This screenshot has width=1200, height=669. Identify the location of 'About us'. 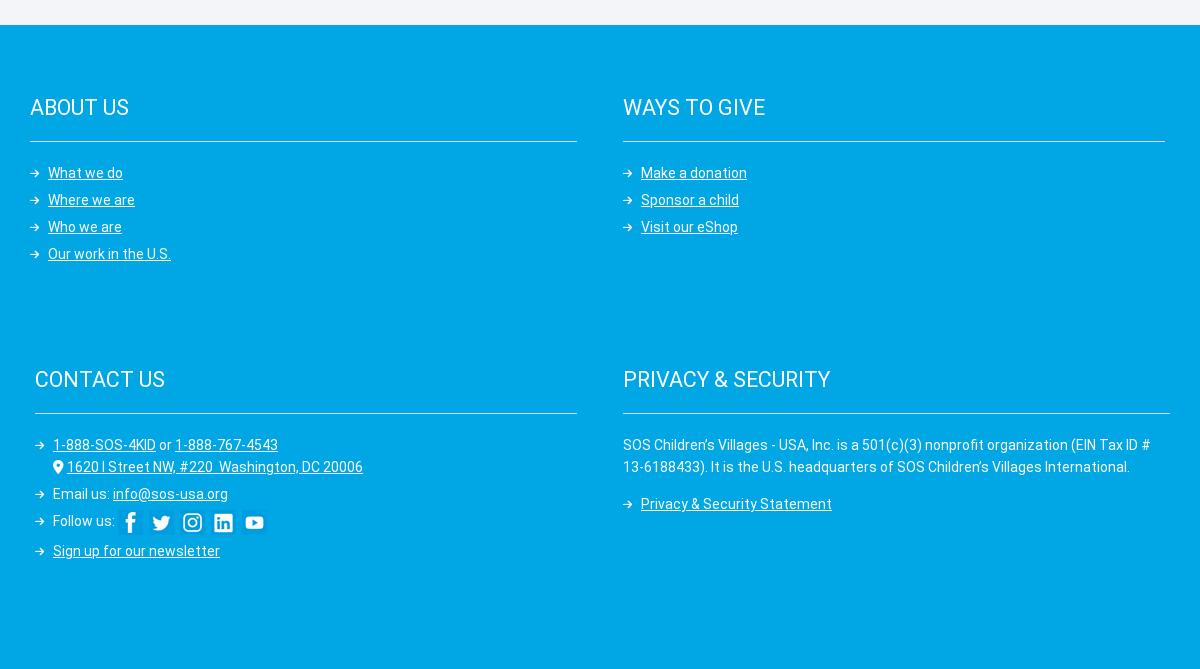
(30, 107).